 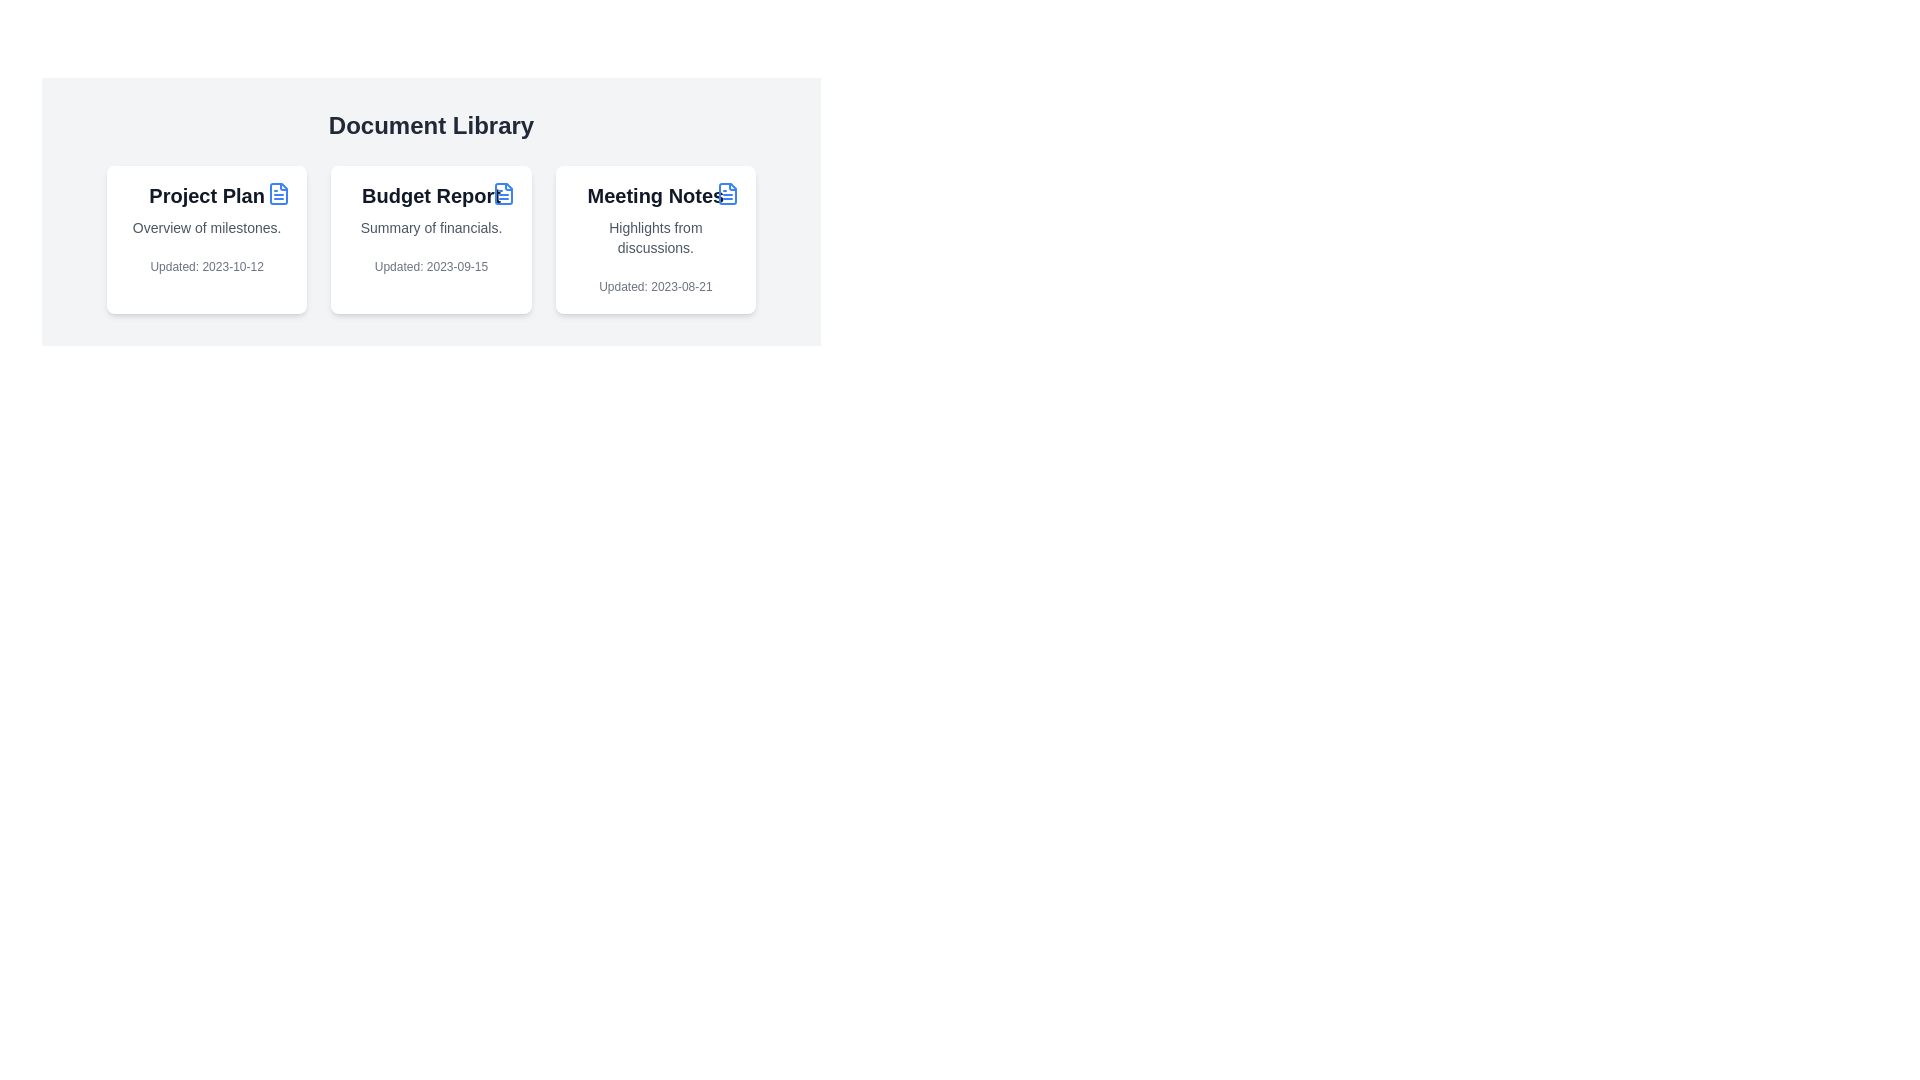 What do you see at coordinates (207, 196) in the screenshot?
I see `text label displaying 'Project Plan' located at the top center of the first card, which is styled in bold and dark color, and accompanied by a document icon` at bounding box center [207, 196].